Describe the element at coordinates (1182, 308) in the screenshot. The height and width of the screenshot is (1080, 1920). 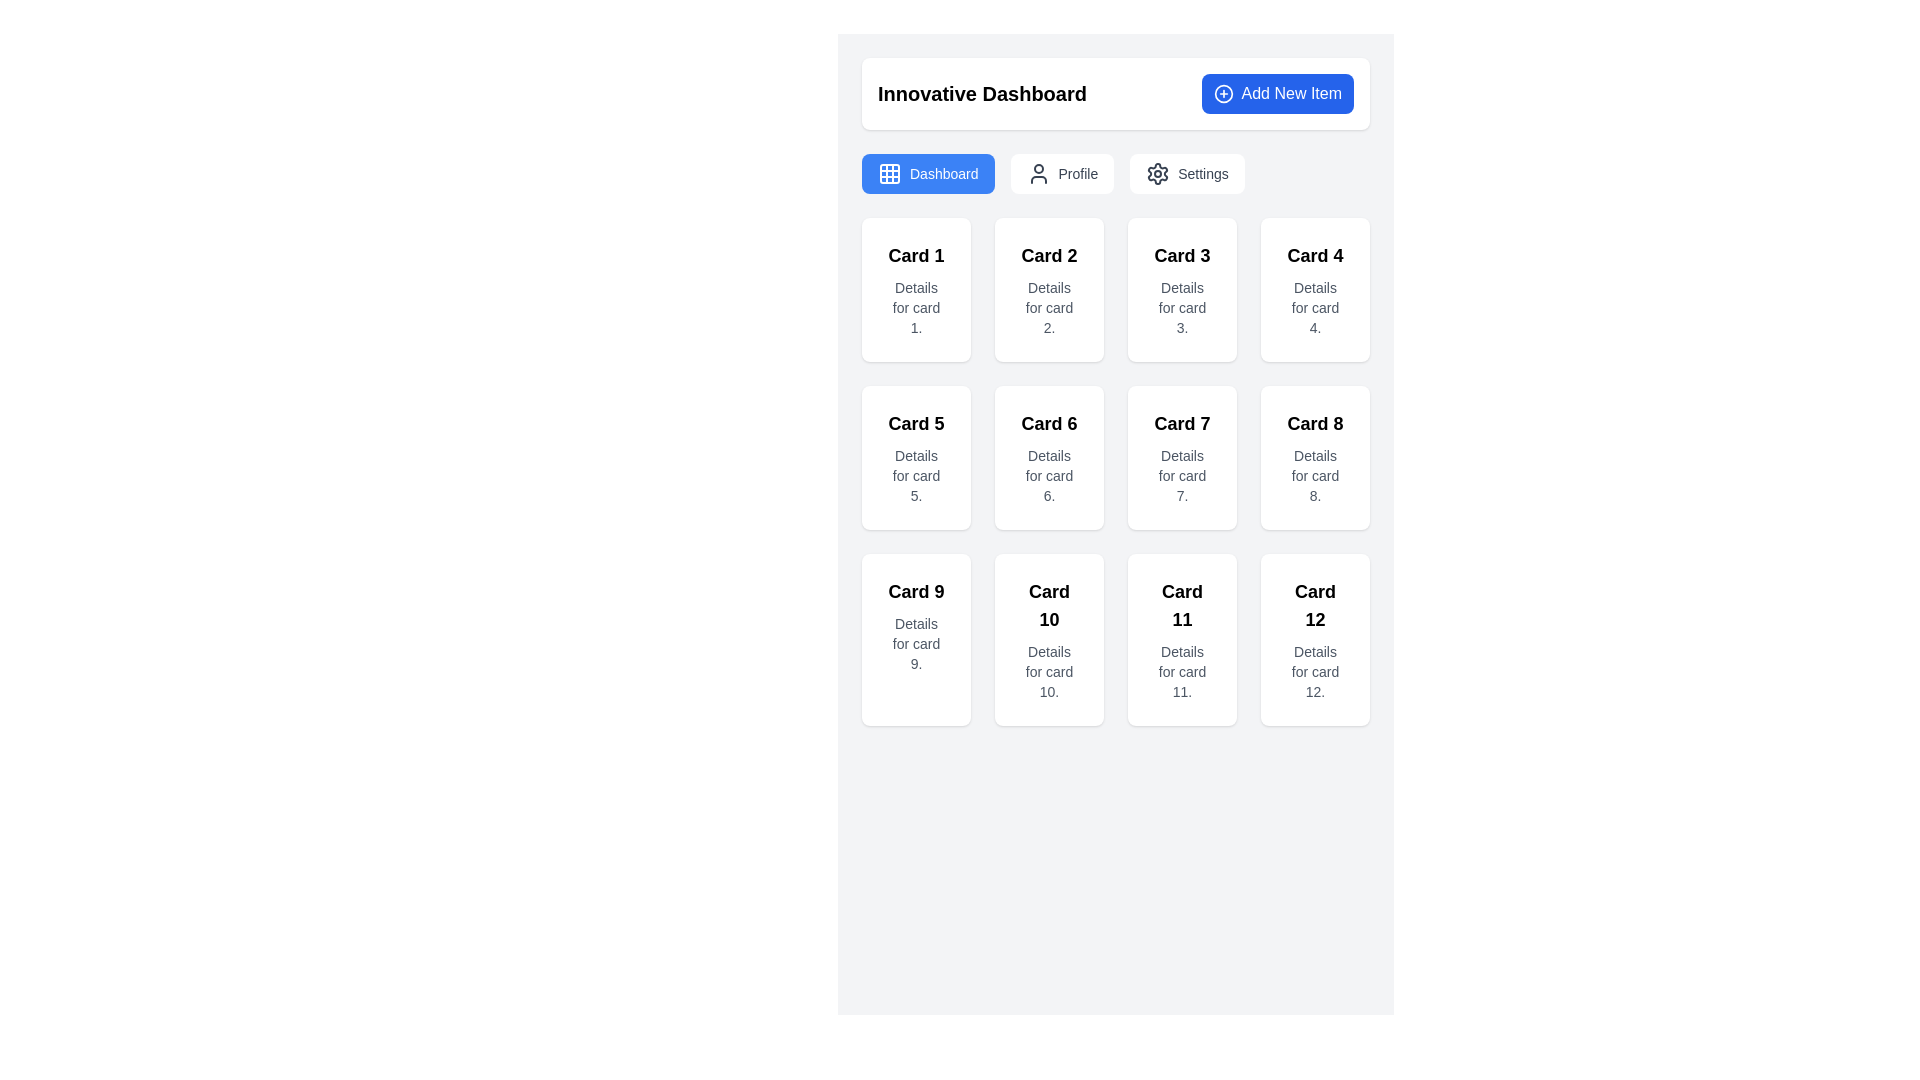
I see `the Static Text Label located within the third card in the grid layout, positioned at the top-right below the heading text 'Card 3'` at that location.